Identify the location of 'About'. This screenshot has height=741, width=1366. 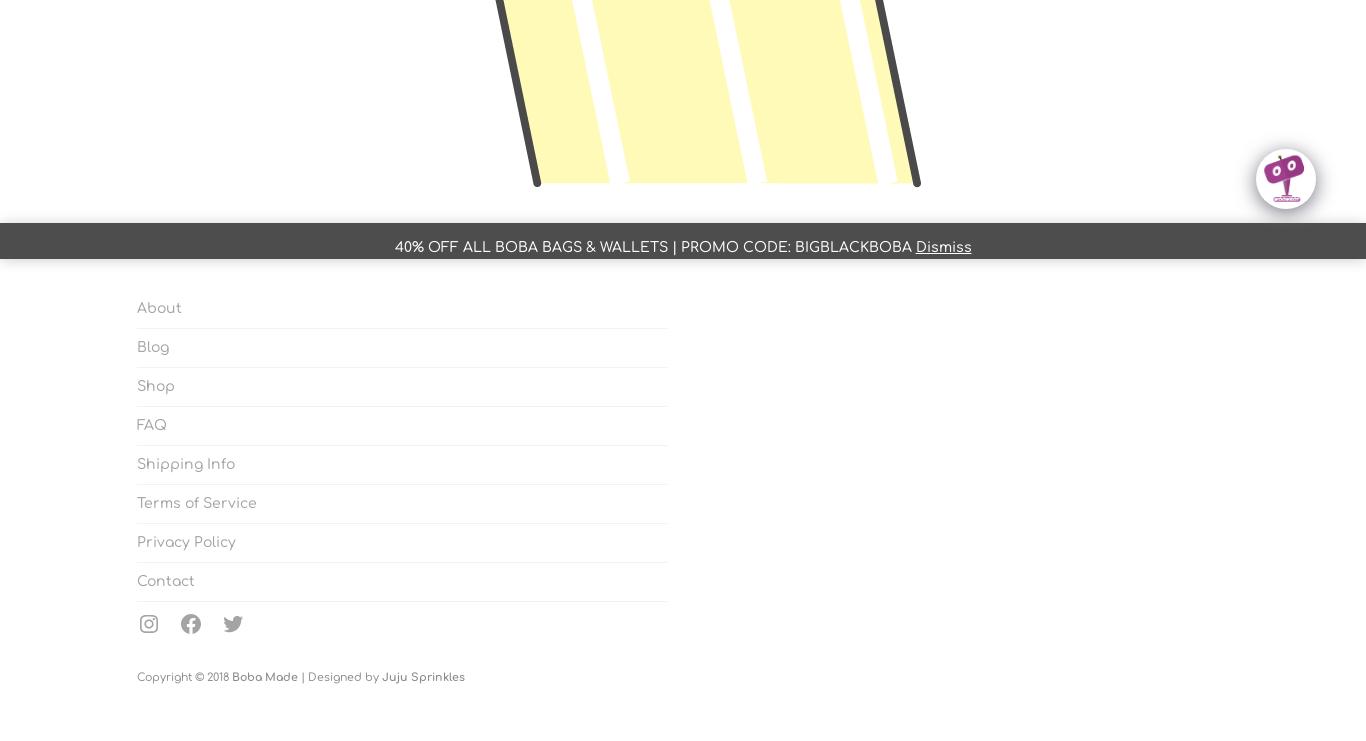
(157, 307).